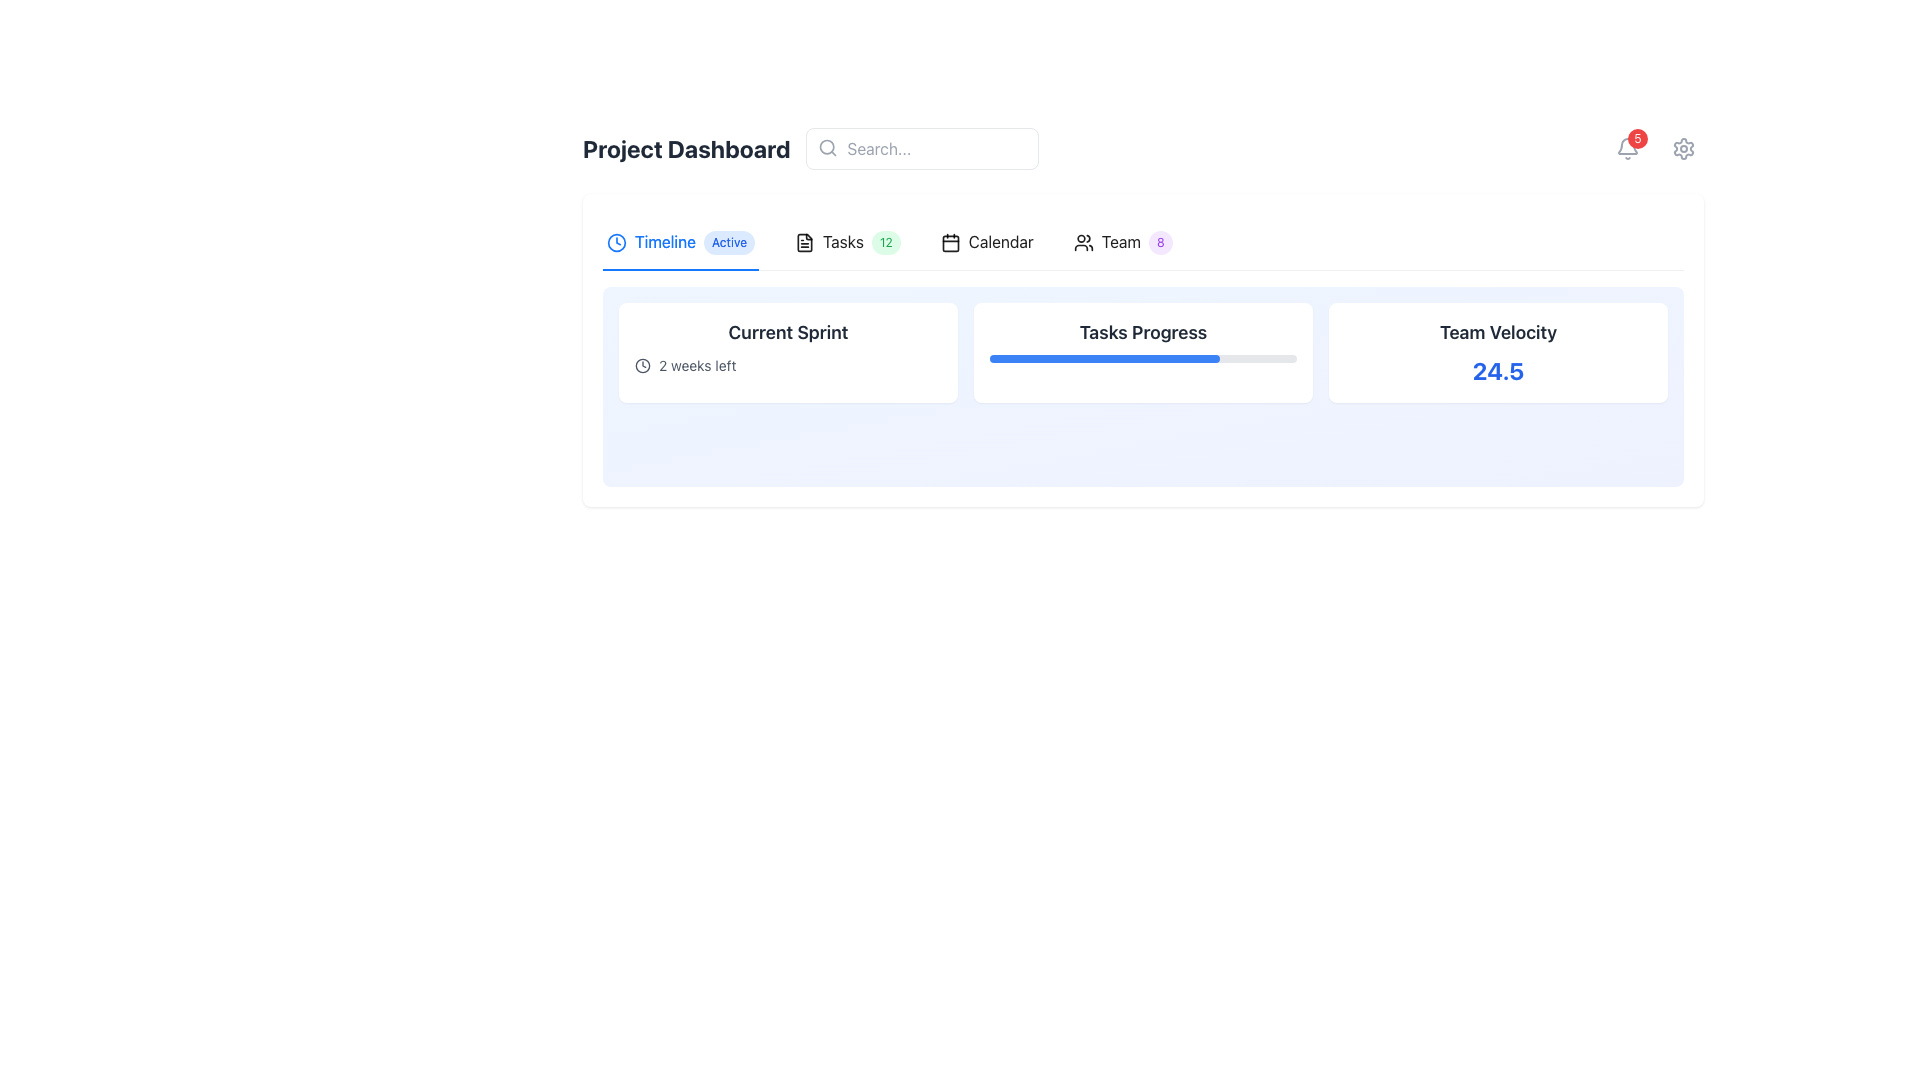  Describe the element at coordinates (1143, 332) in the screenshot. I see `the Text Label which serves as a title for the 'Tasks Progress' card, located at the center top section of the card` at that location.